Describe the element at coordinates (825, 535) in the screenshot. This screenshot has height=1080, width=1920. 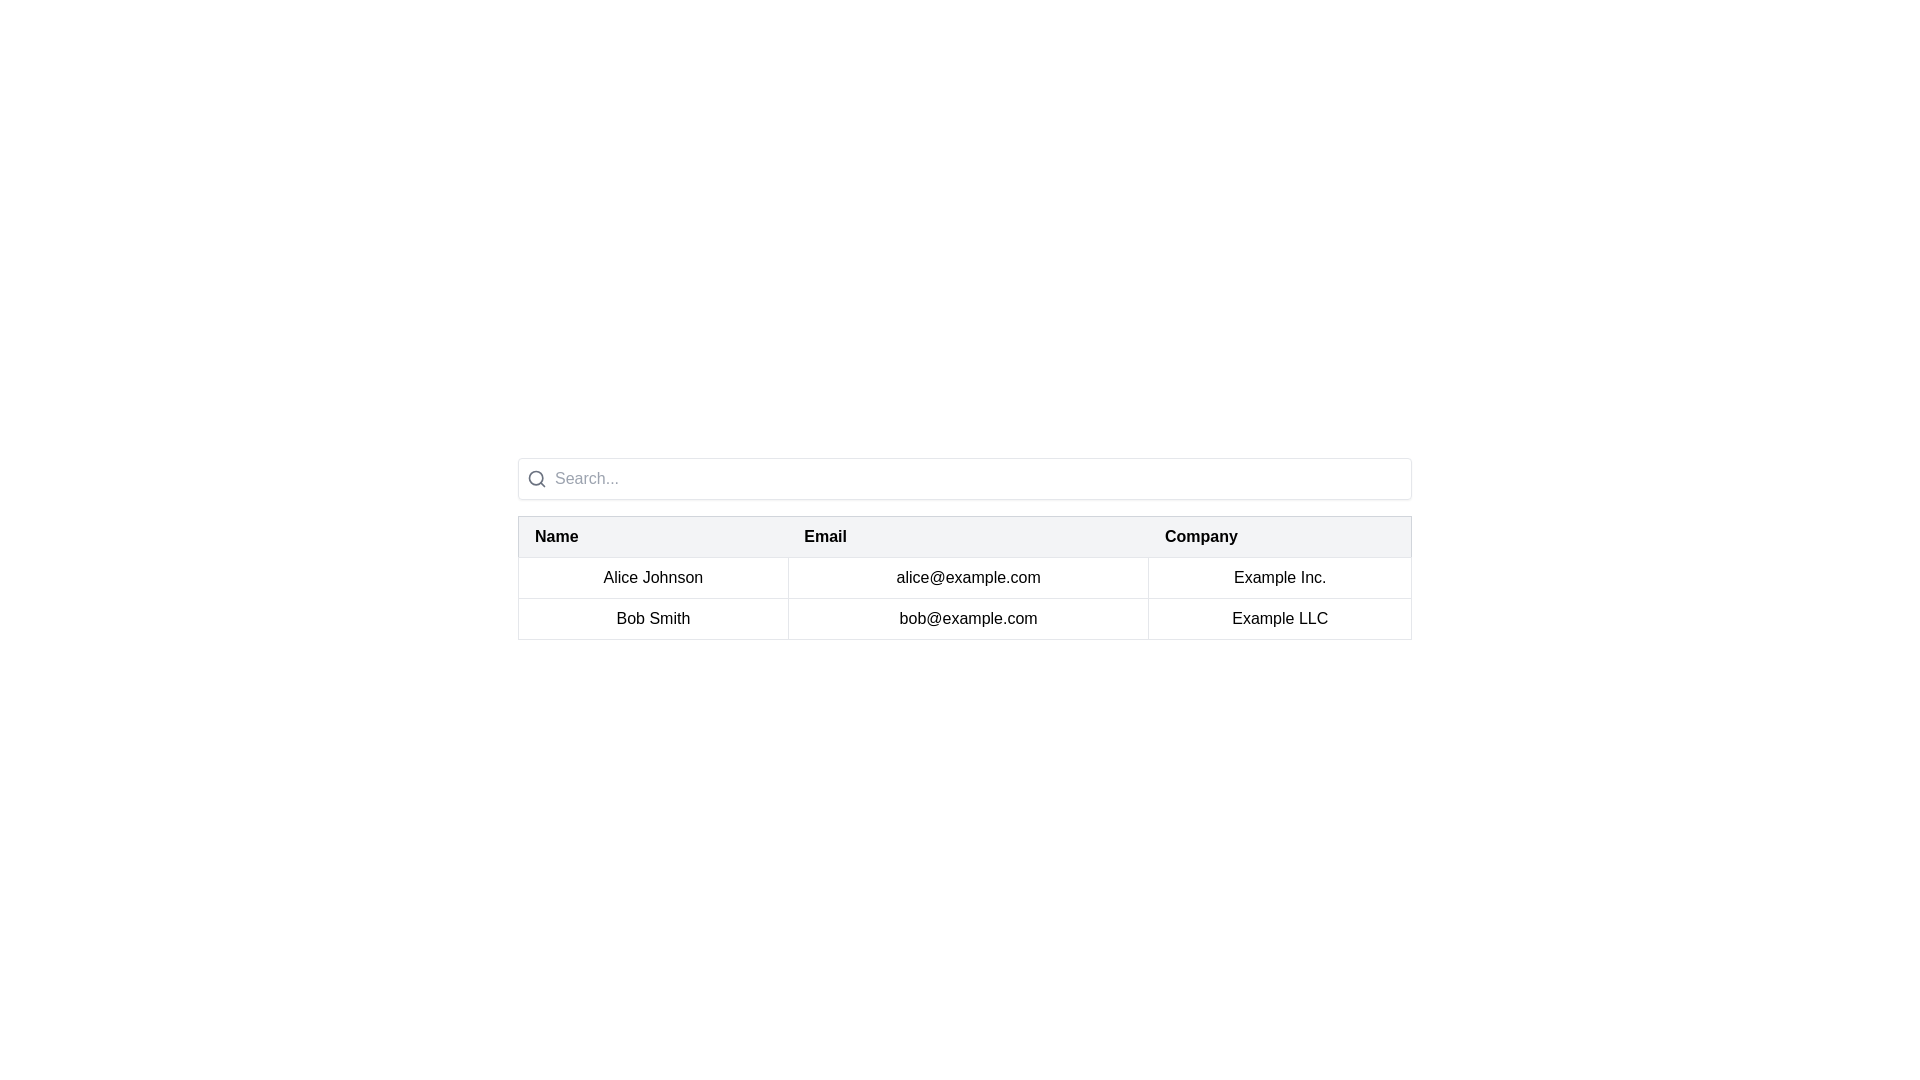
I see `the 'Email' text label, which is styled with the CSS class 'capitalize' and located in the second column header of a table` at that location.